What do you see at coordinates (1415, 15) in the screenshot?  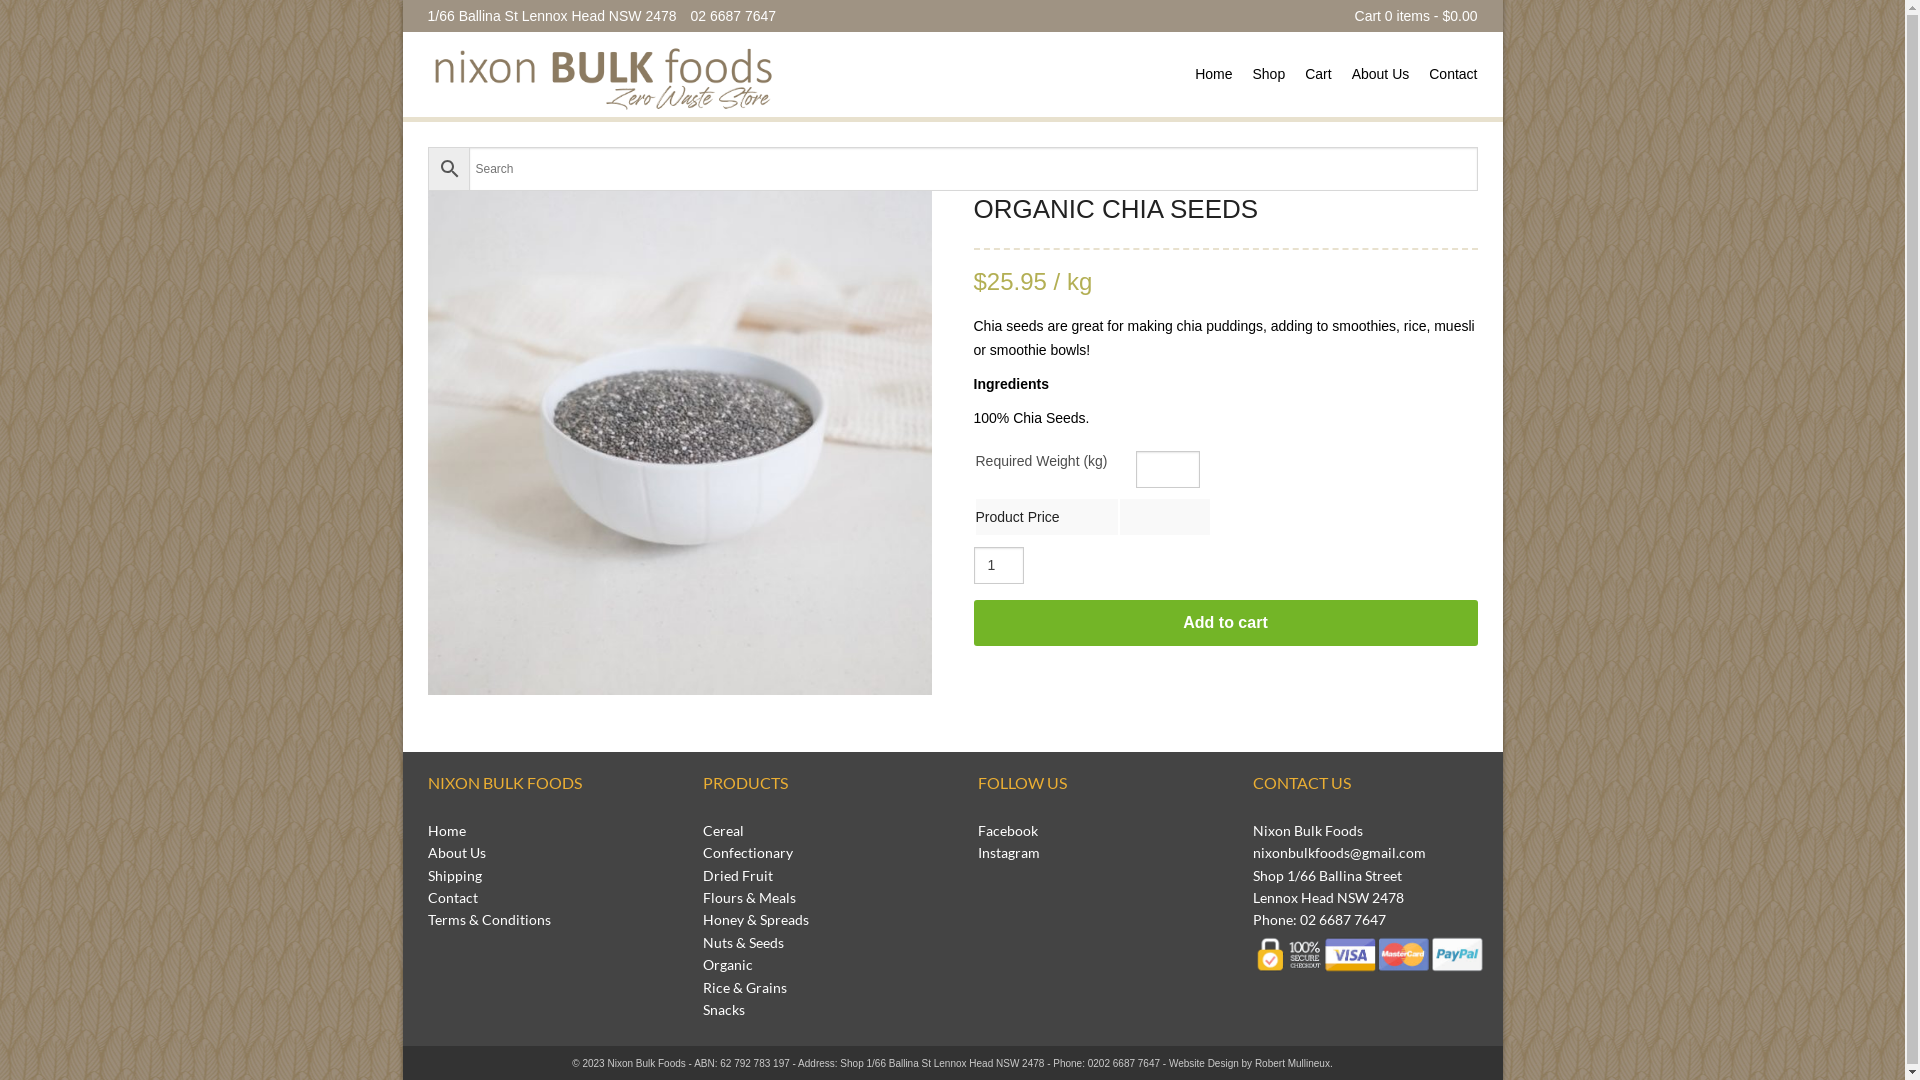 I see `'Cart 0 items - $0.00'` at bounding box center [1415, 15].